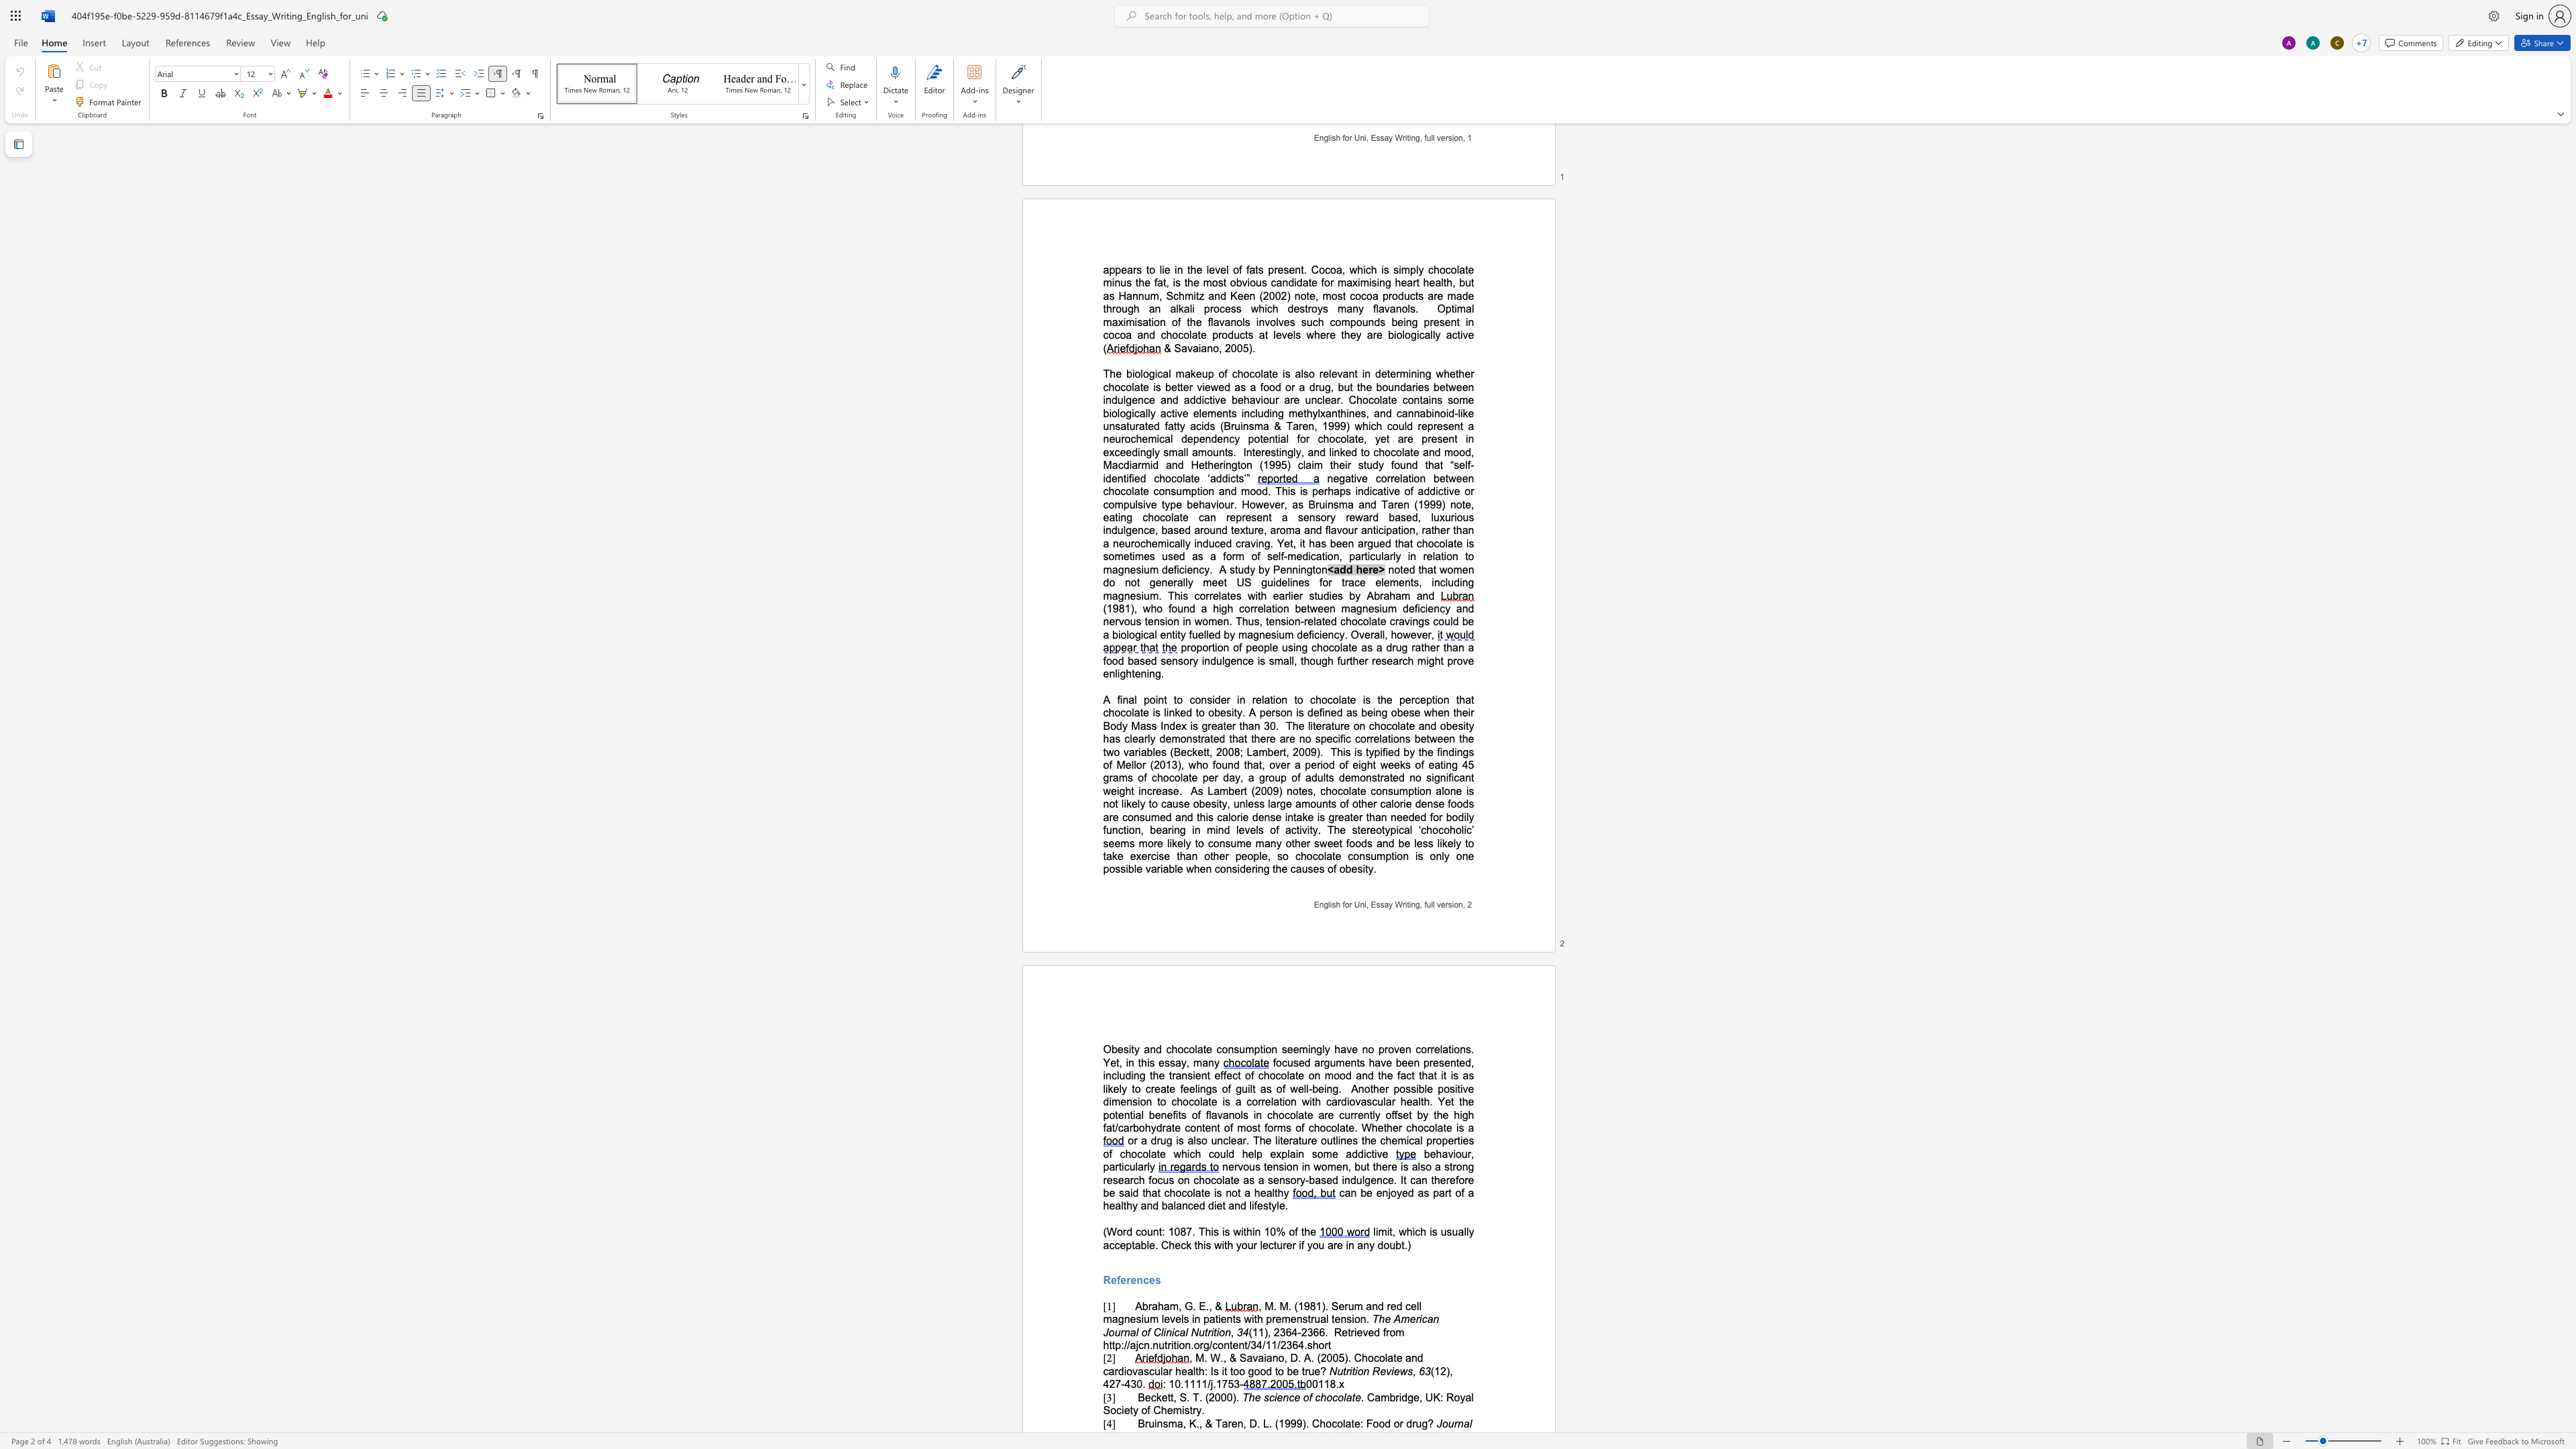 The width and height of the screenshot is (2576, 1449). What do you see at coordinates (1123, 1049) in the screenshot?
I see `the space between the continuous character "e" and "s" in the text` at bounding box center [1123, 1049].